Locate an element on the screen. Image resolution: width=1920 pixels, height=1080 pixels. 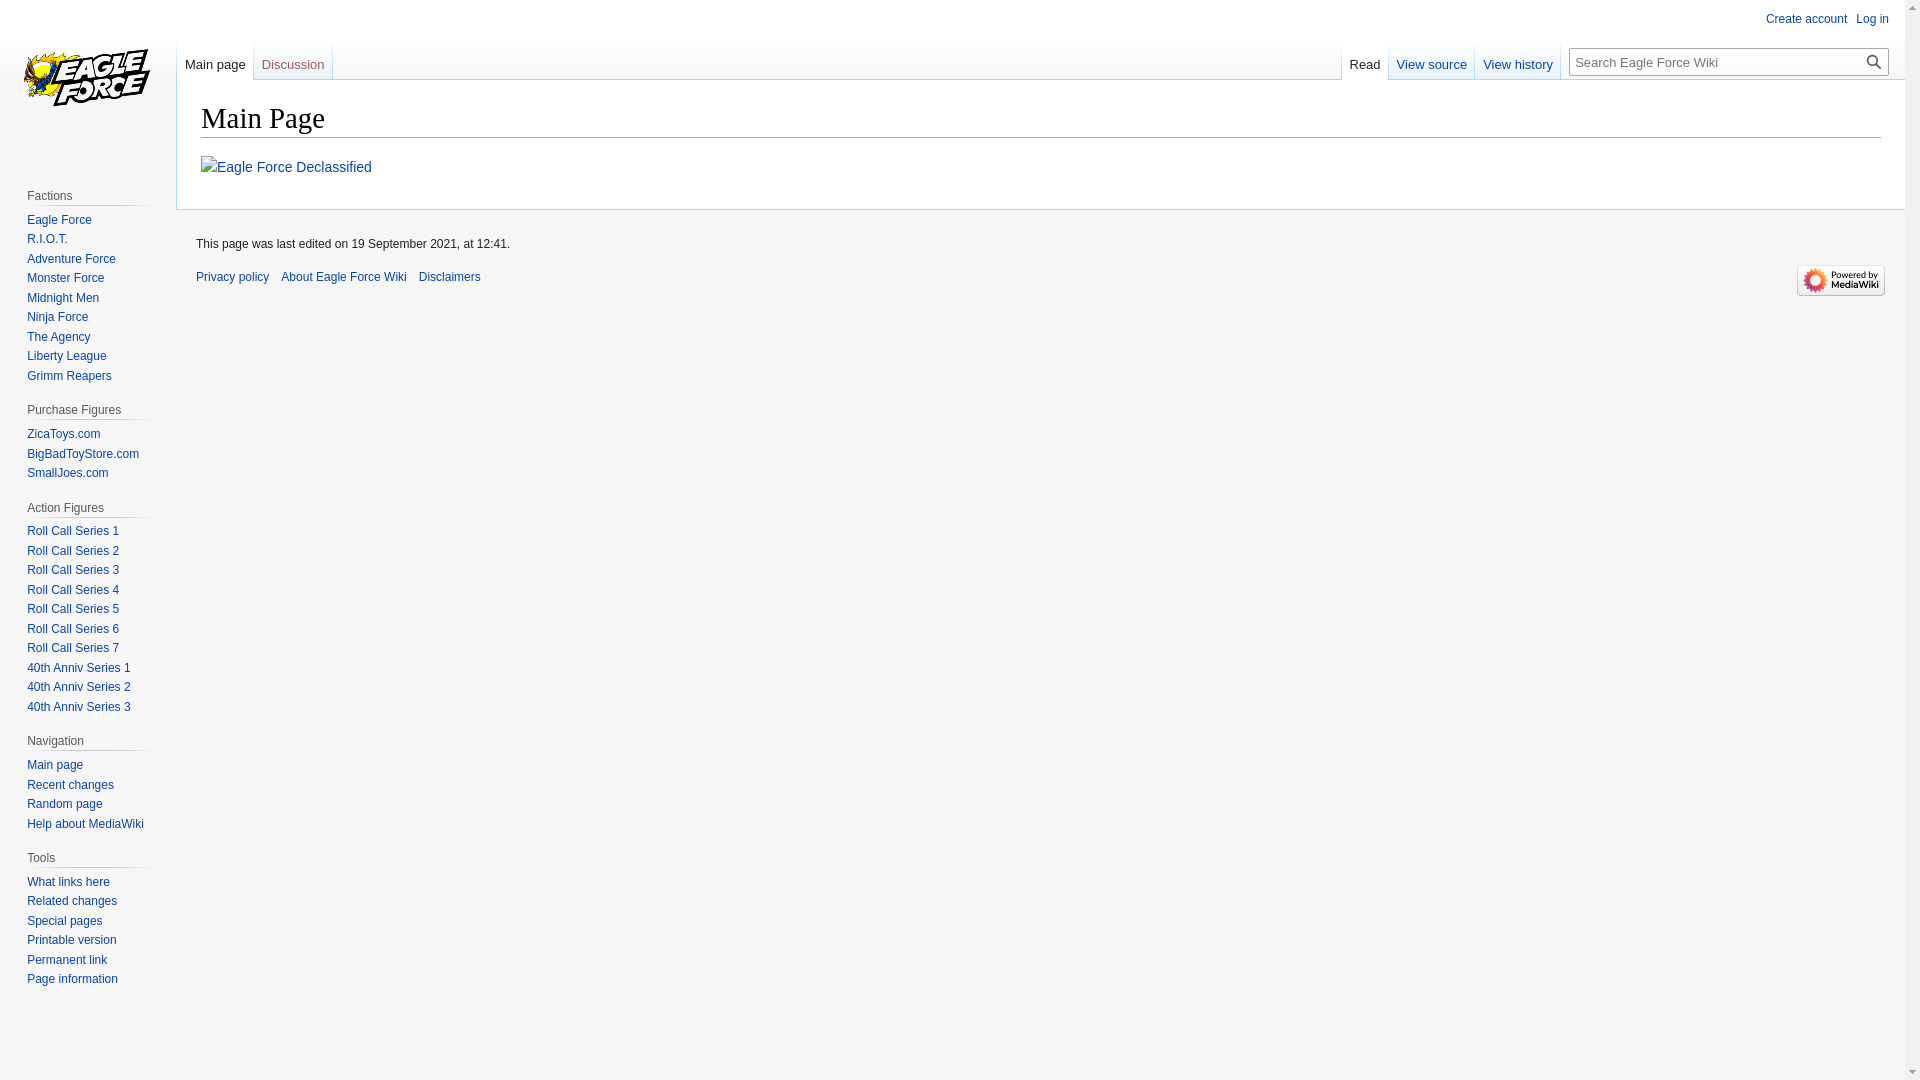
'Adventure Force' is located at coordinates (71, 257).